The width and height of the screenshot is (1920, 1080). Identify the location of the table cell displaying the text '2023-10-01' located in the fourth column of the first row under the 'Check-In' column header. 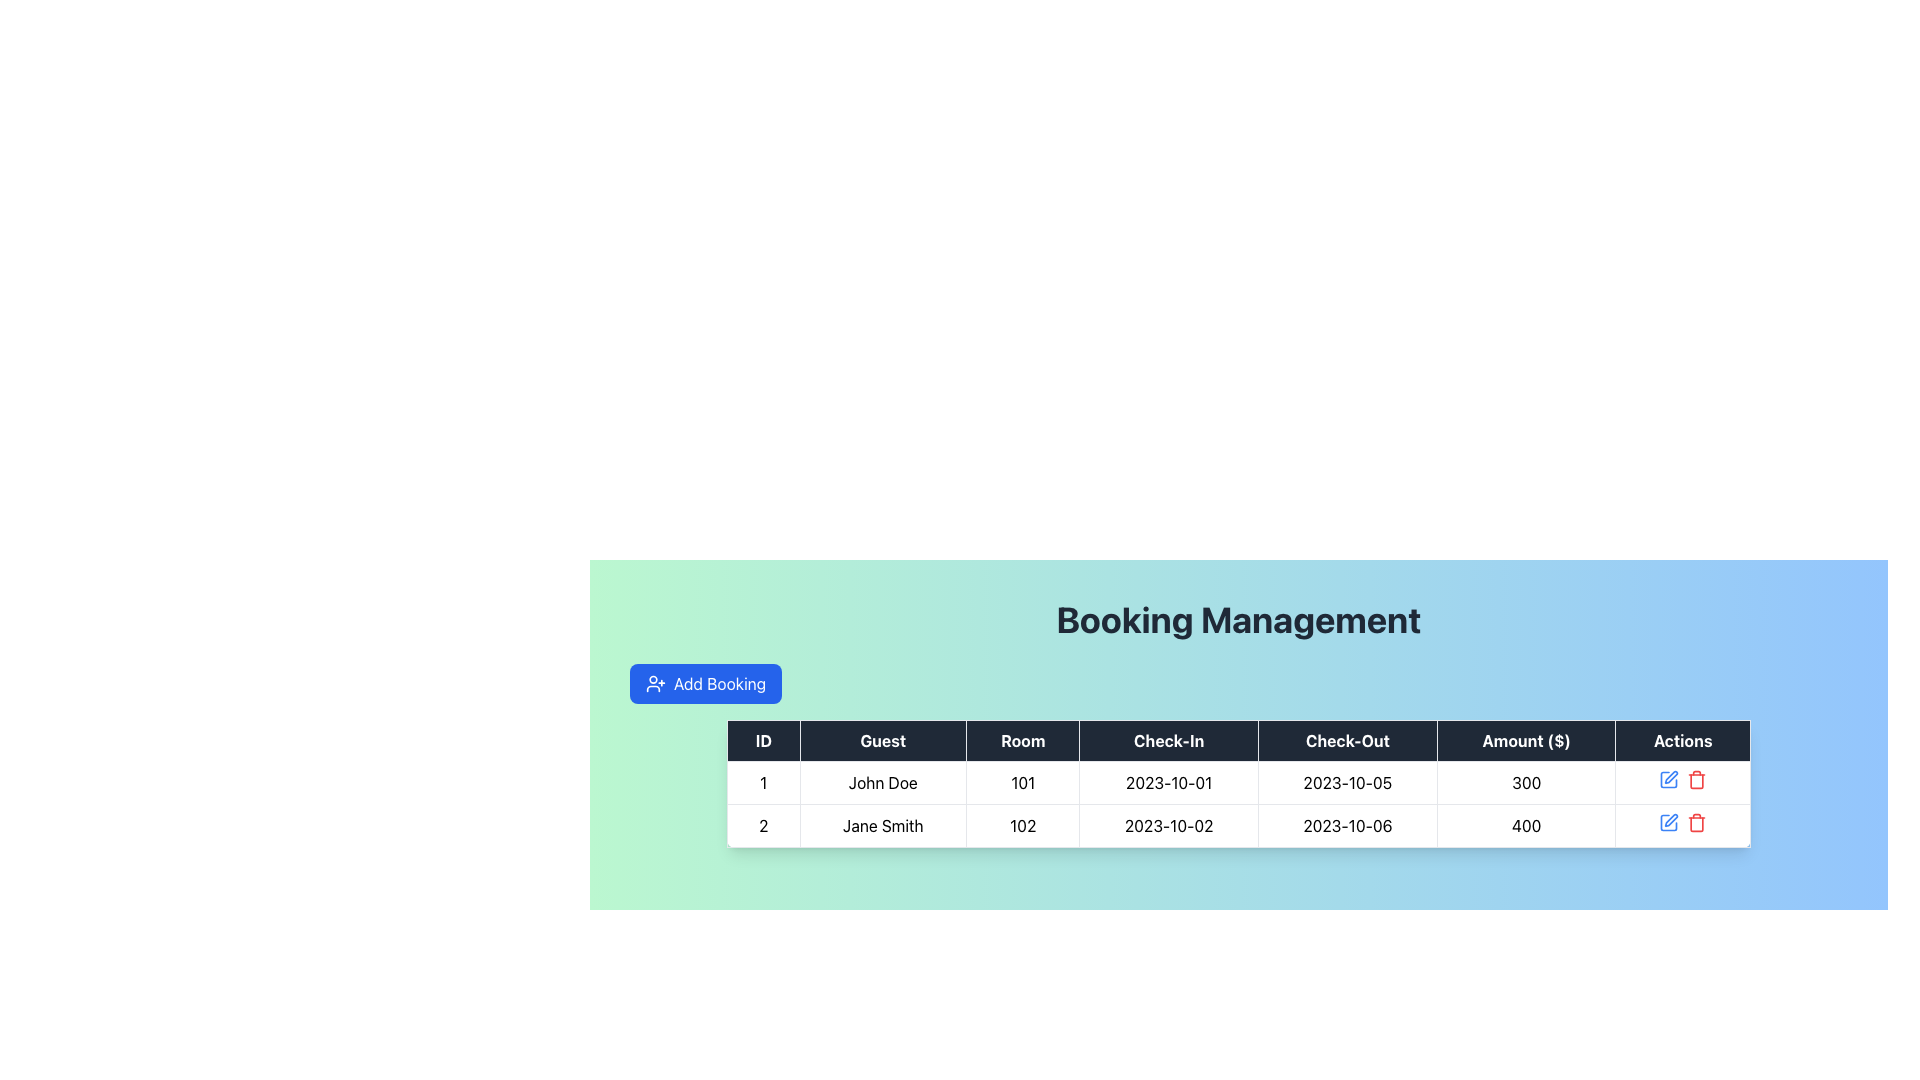
(1169, 782).